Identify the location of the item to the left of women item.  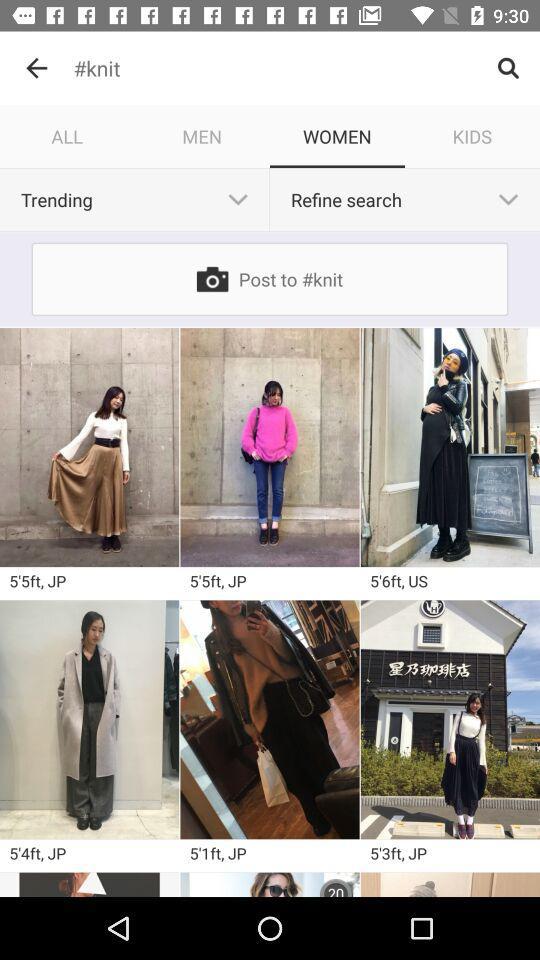
(202, 135).